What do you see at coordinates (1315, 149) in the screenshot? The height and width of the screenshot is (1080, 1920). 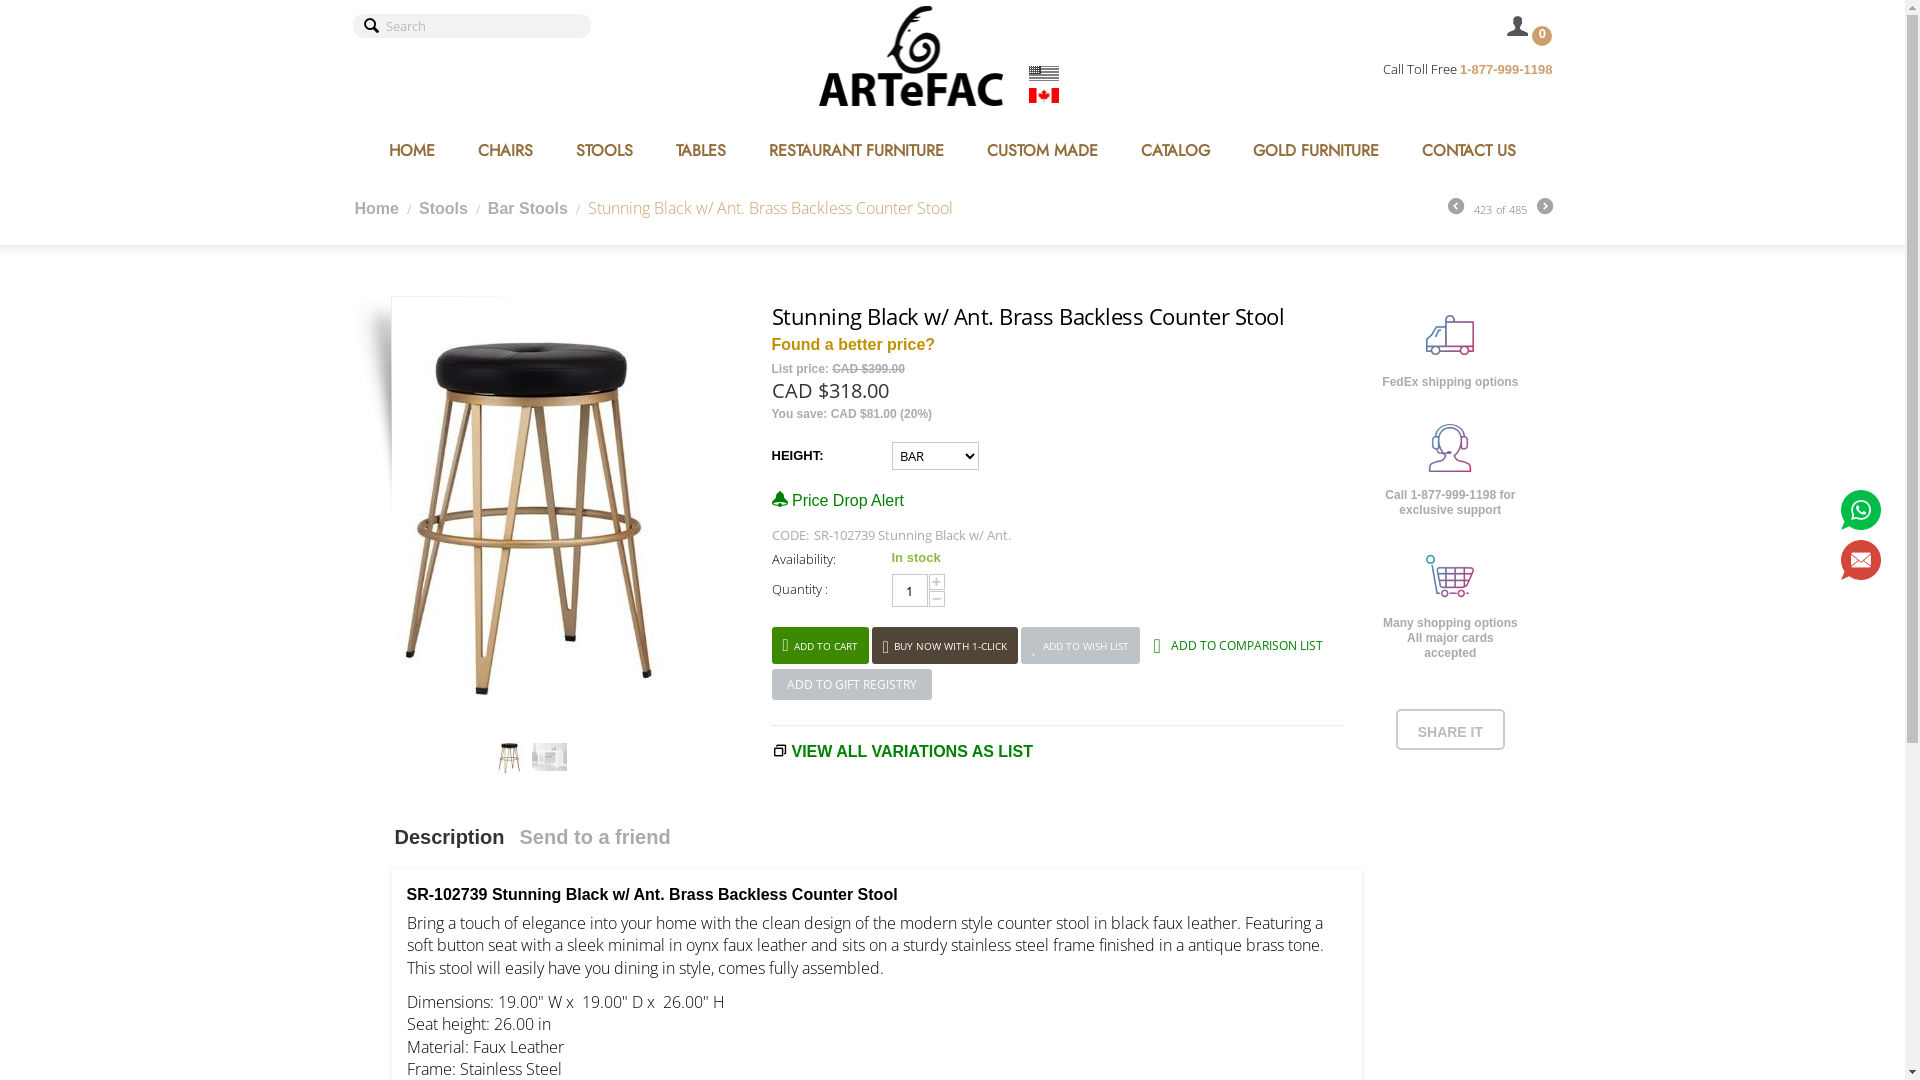 I see `'GOLD FURNITURE'` at bounding box center [1315, 149].